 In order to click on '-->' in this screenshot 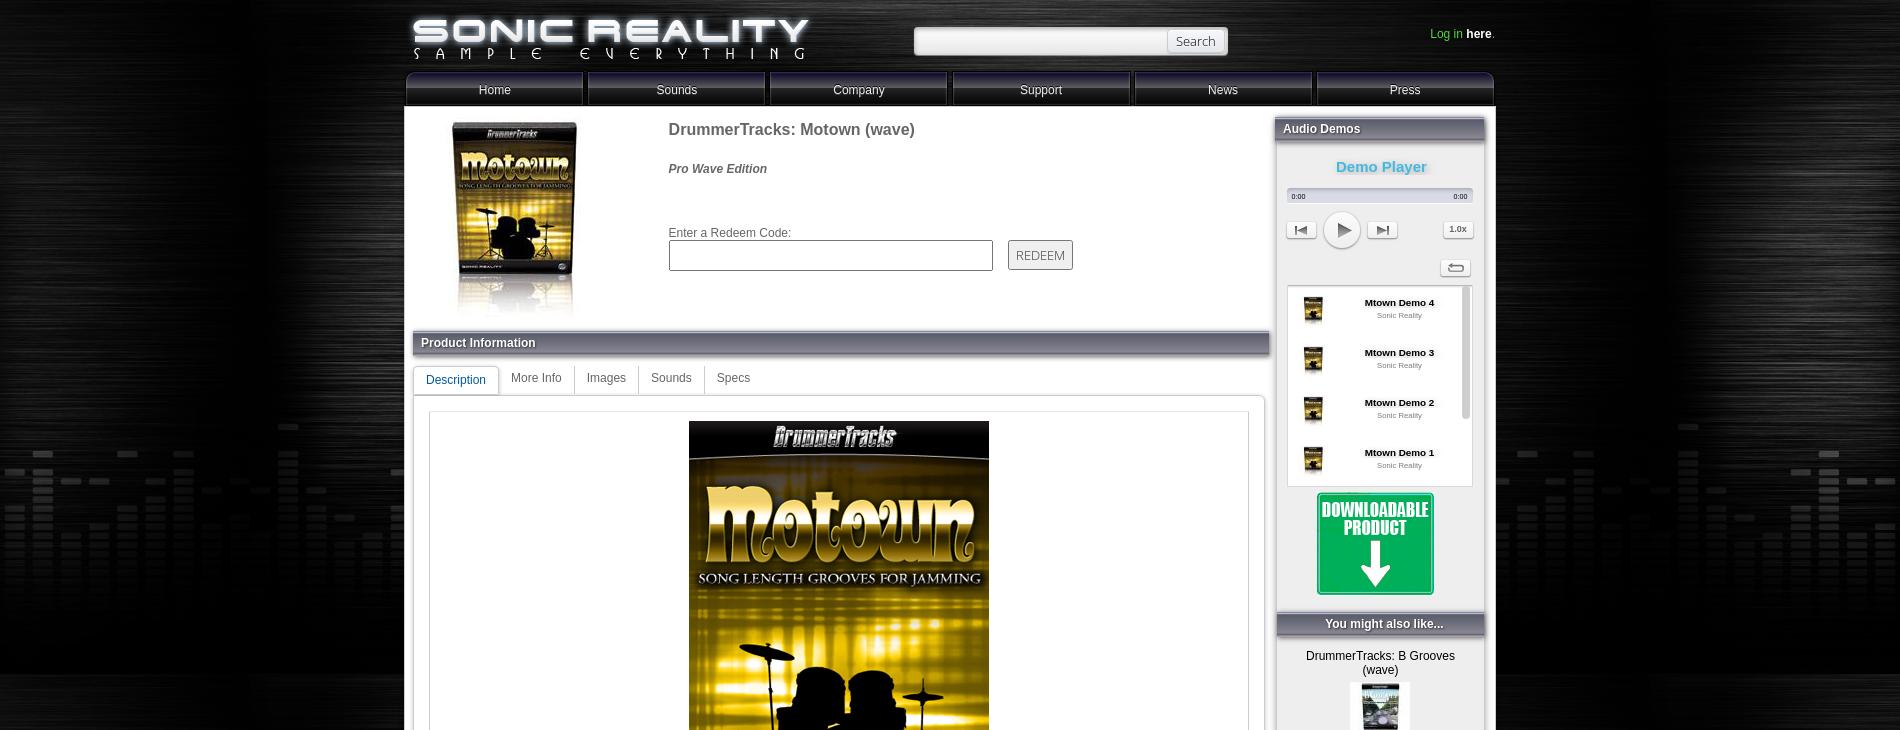, I will do `click(948, 4)`.